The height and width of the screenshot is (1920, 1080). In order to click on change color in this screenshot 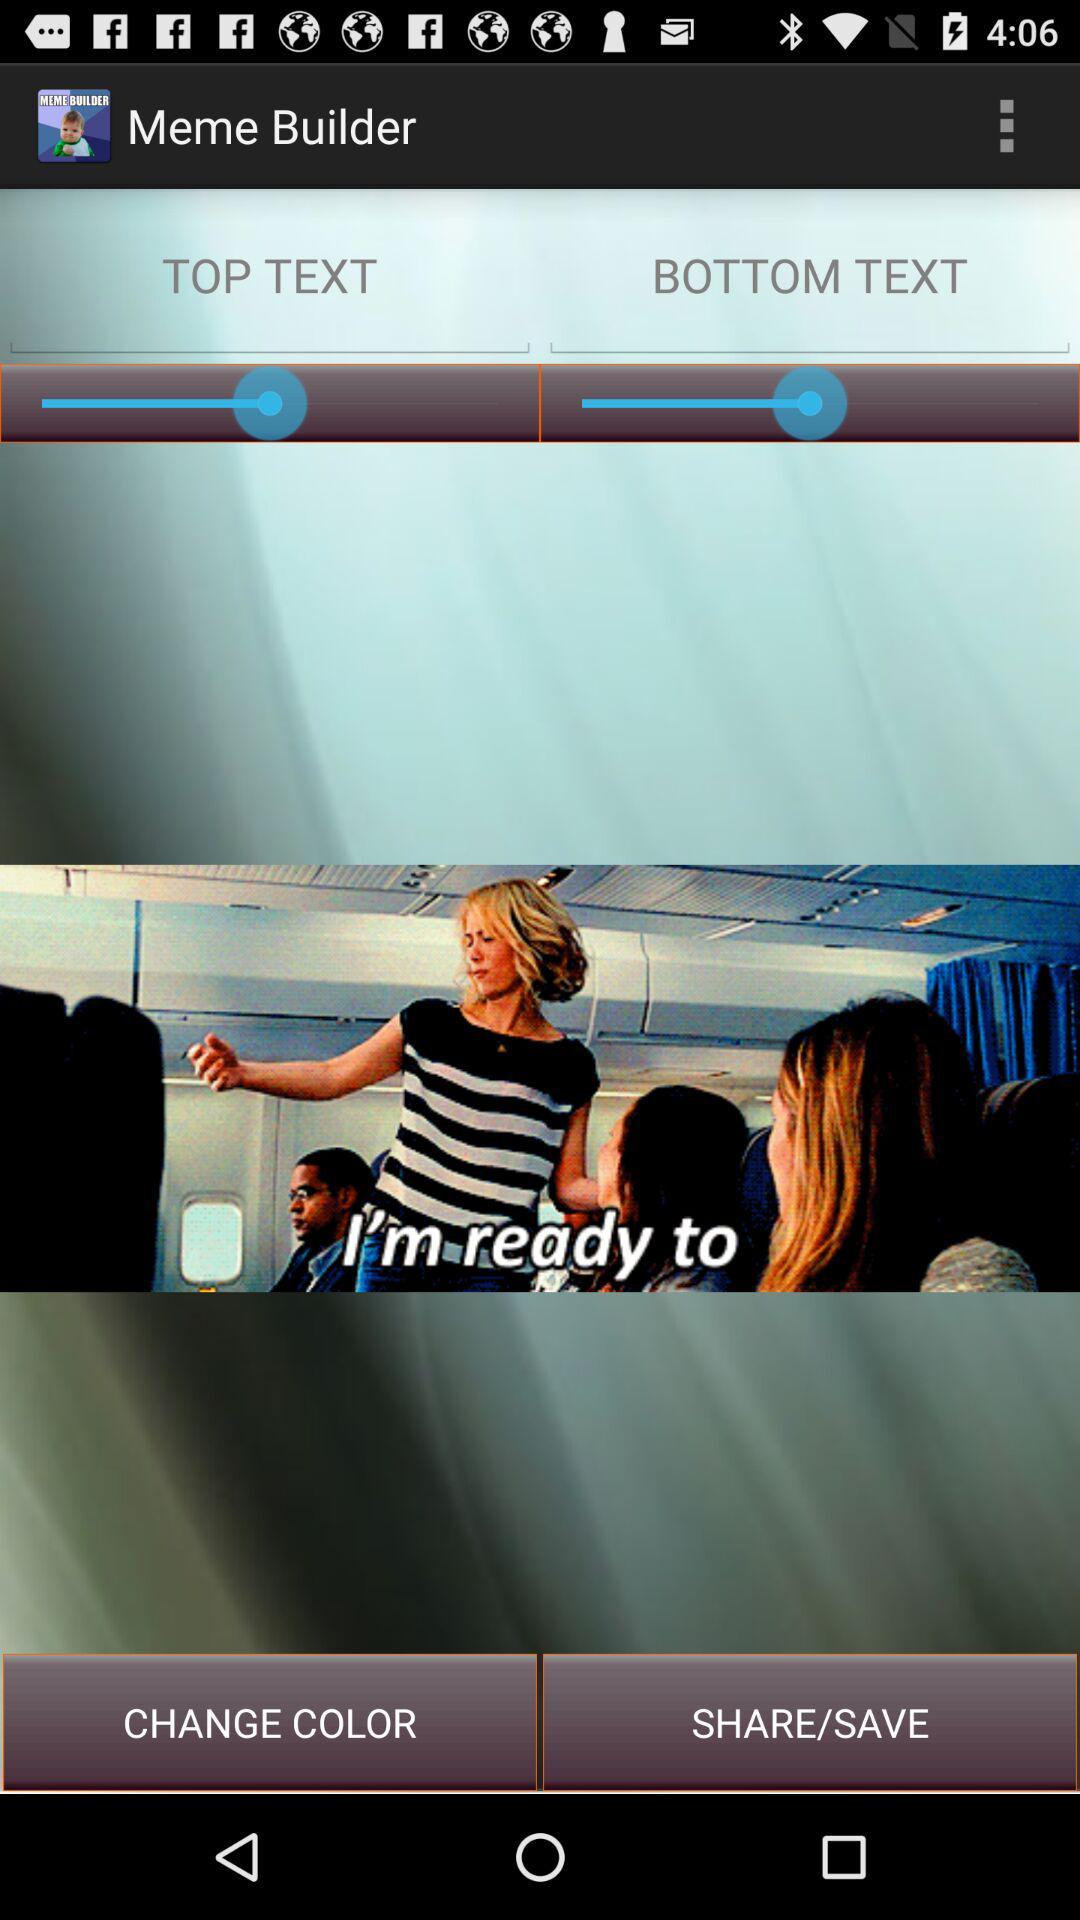, I will do `click(270, 1721)`.